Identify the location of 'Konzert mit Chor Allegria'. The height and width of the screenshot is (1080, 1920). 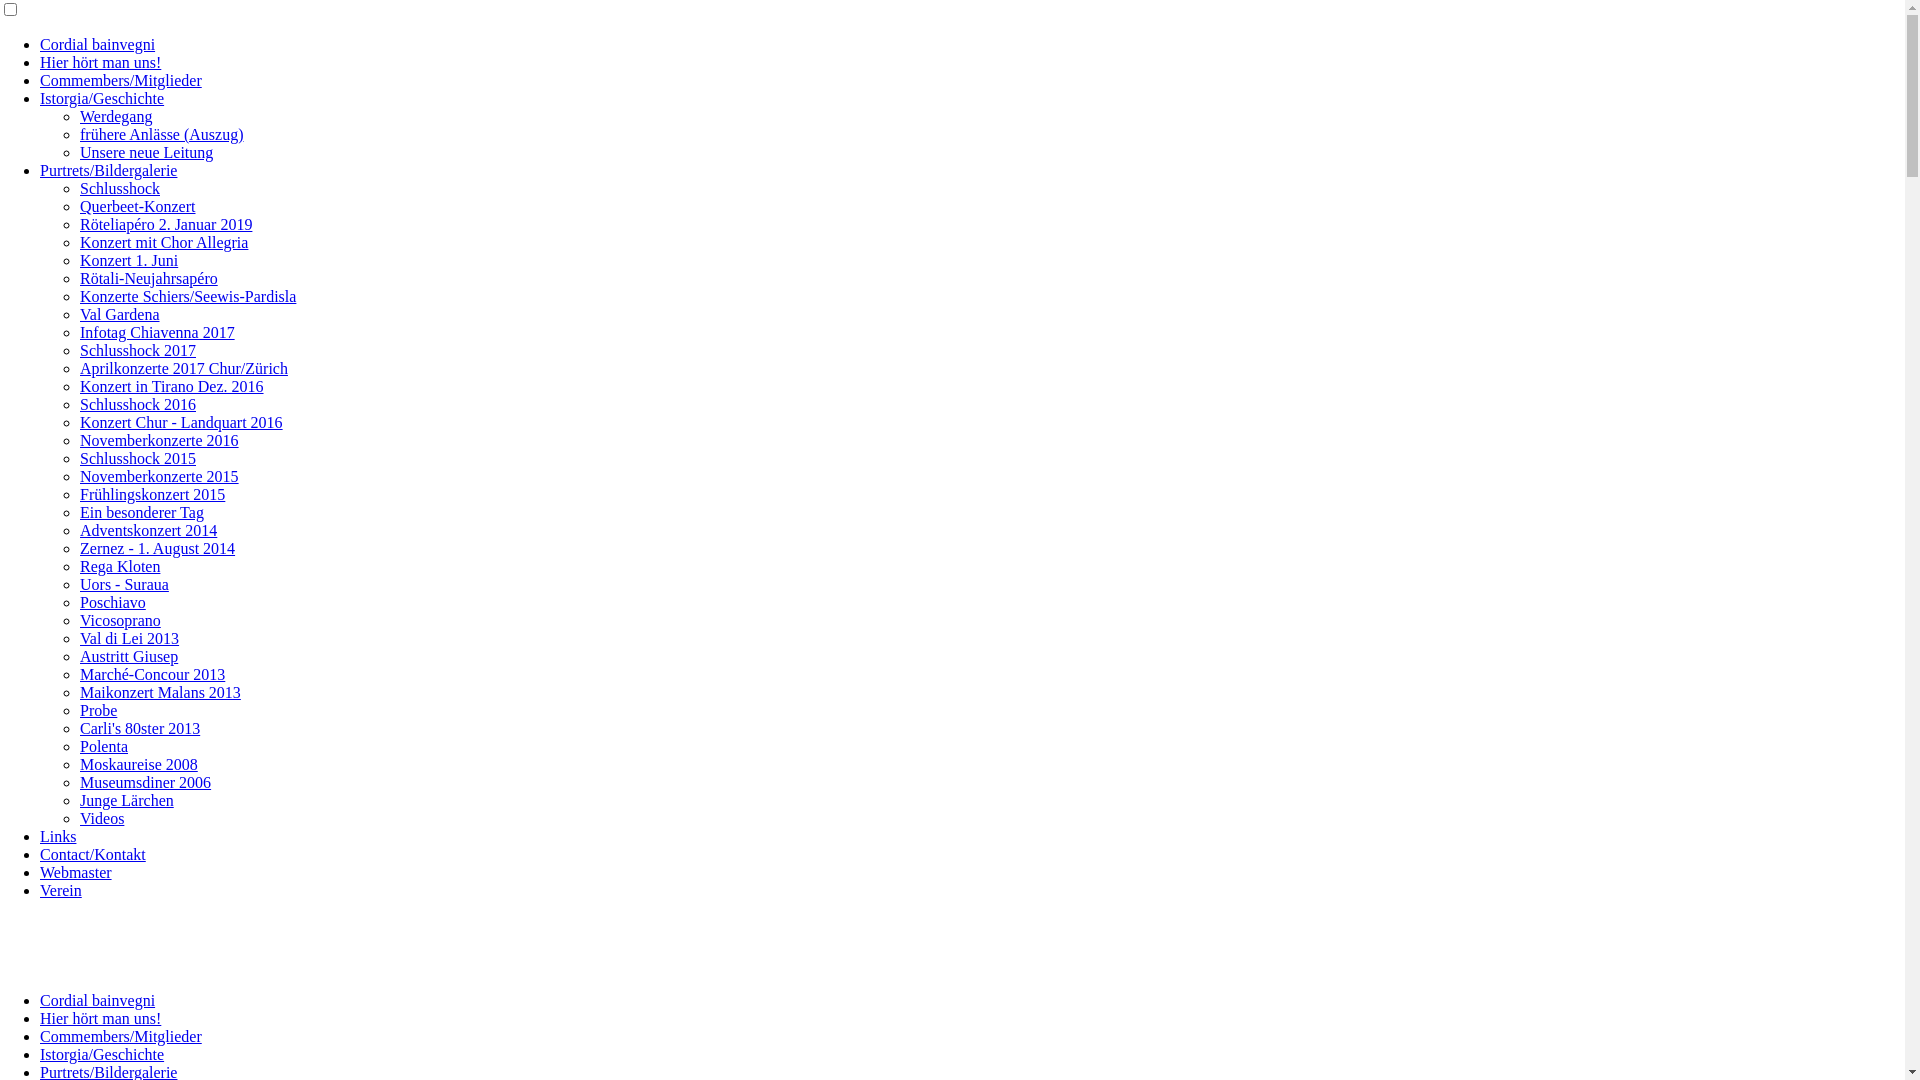
(163, 241).